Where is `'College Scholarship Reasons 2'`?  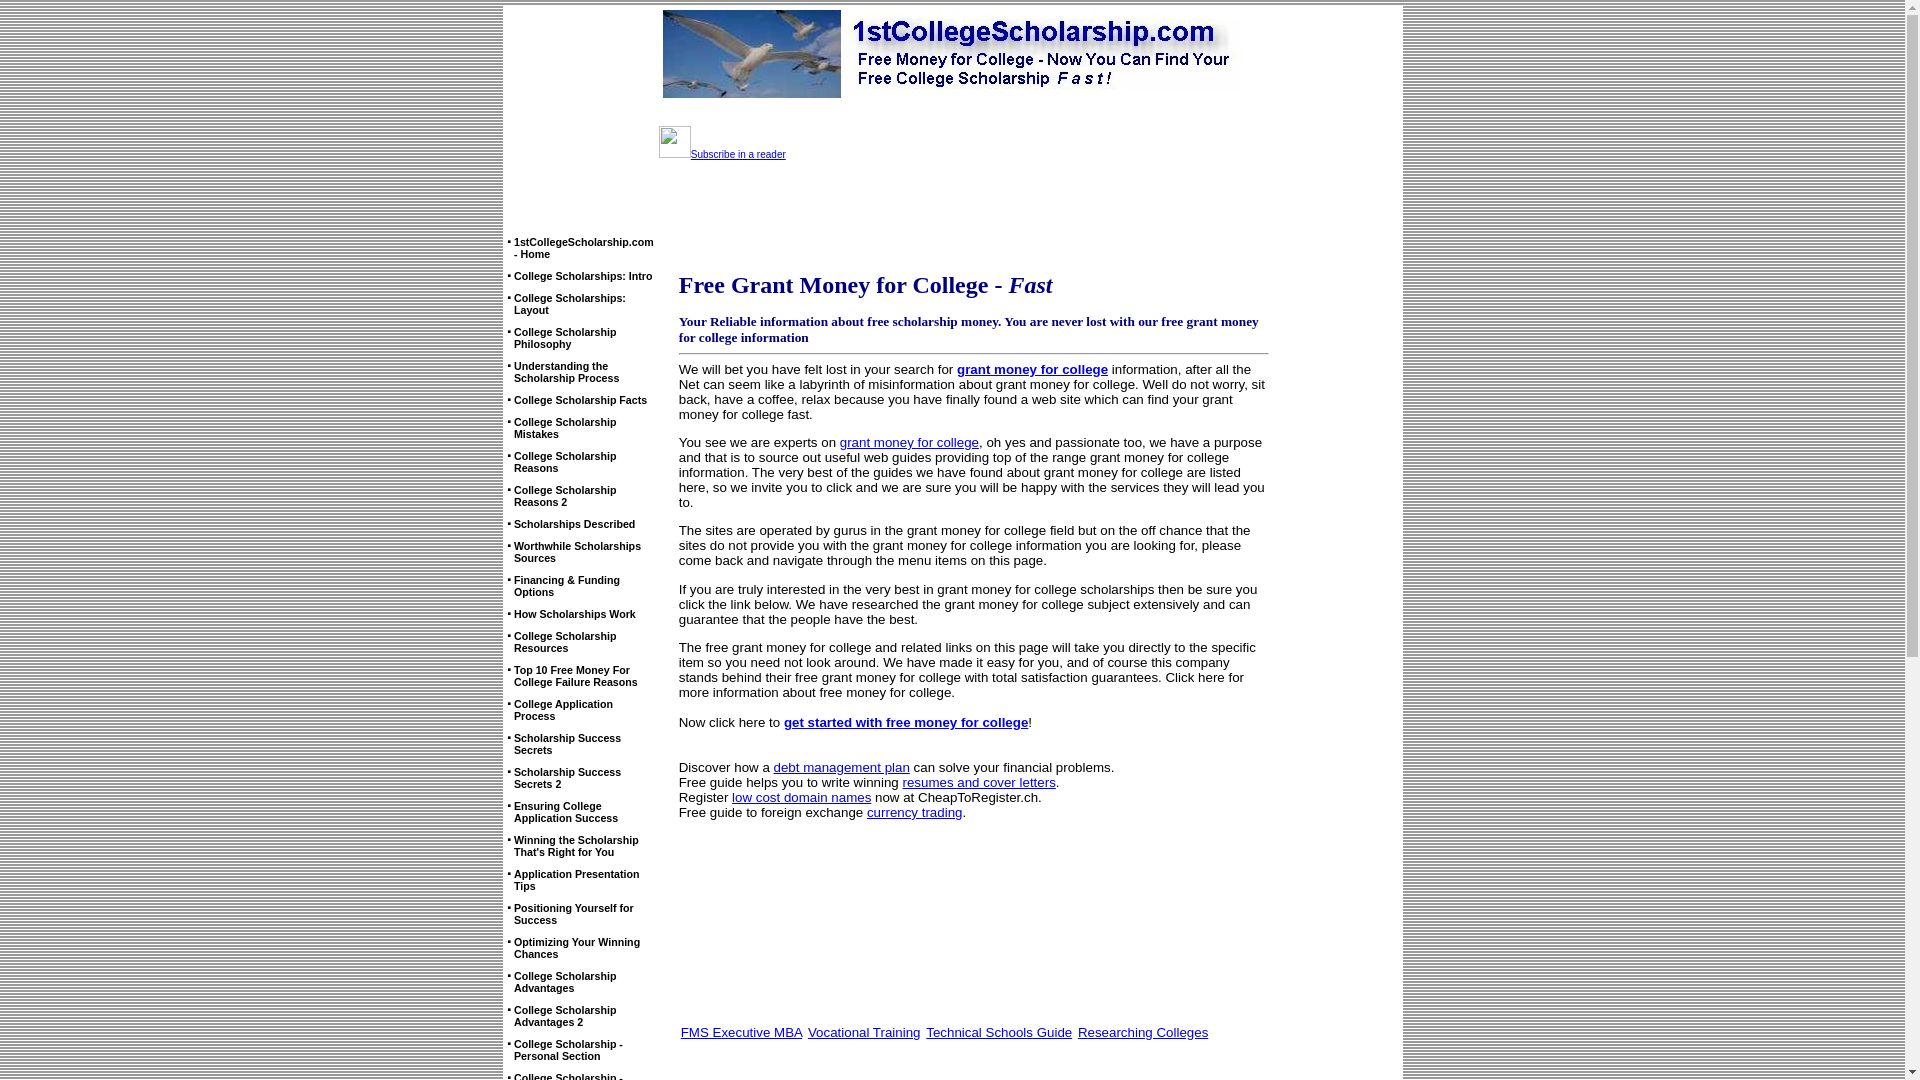
'College Scholarship Reasons 2' is located at coordinates (564, 495).